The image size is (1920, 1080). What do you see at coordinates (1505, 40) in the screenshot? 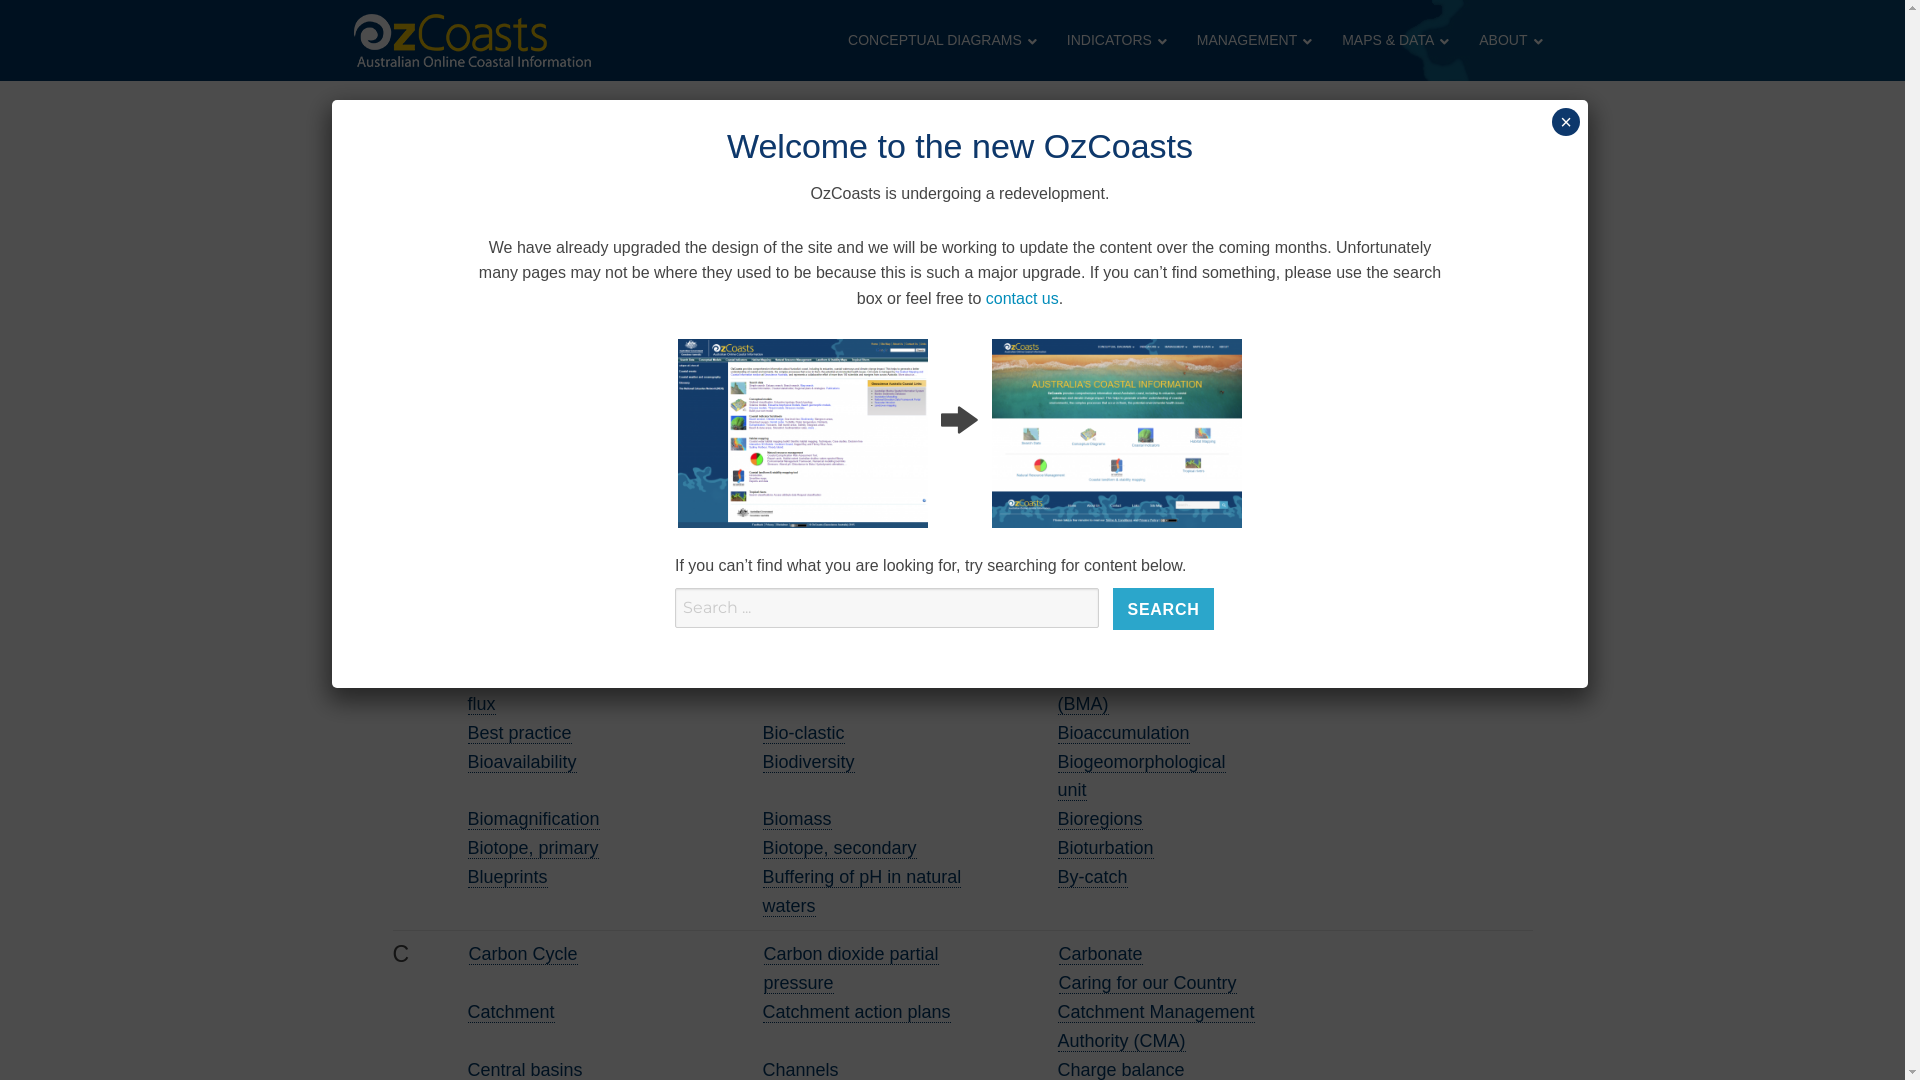
I see `'ABOUT'` at bounding box center [1505, 40].